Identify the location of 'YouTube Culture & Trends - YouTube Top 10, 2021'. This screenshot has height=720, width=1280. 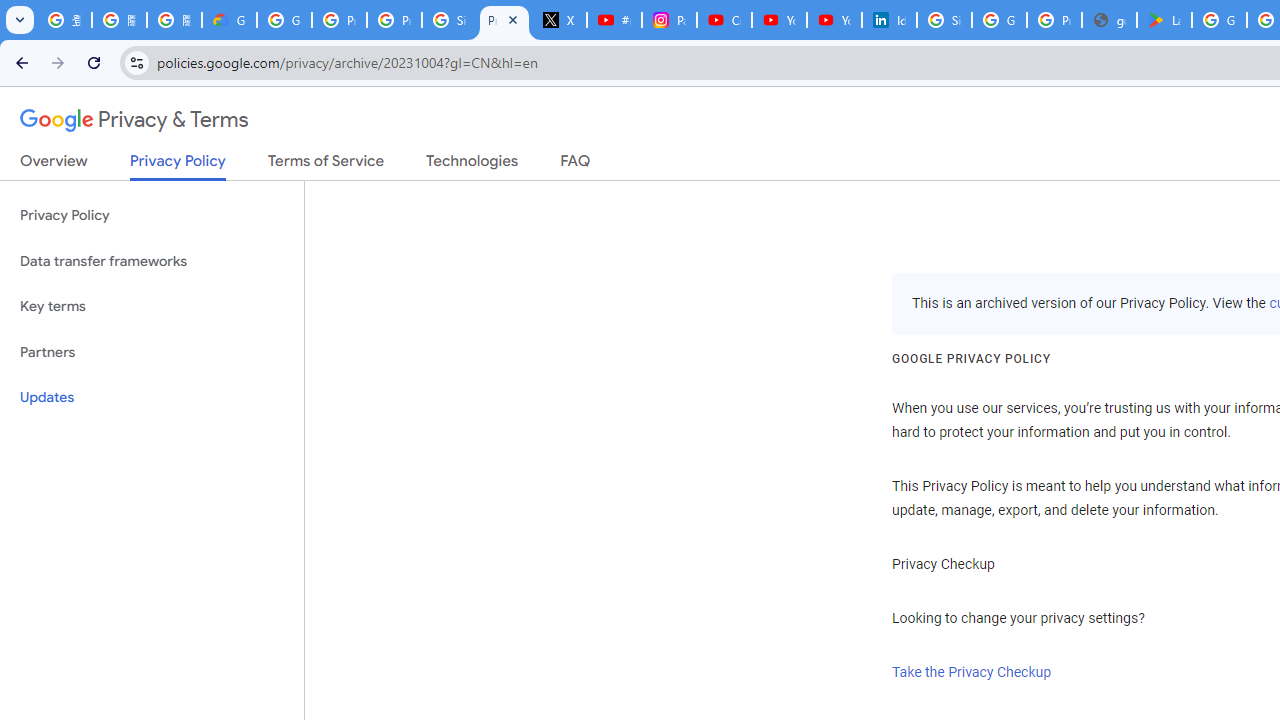
(833, 20).